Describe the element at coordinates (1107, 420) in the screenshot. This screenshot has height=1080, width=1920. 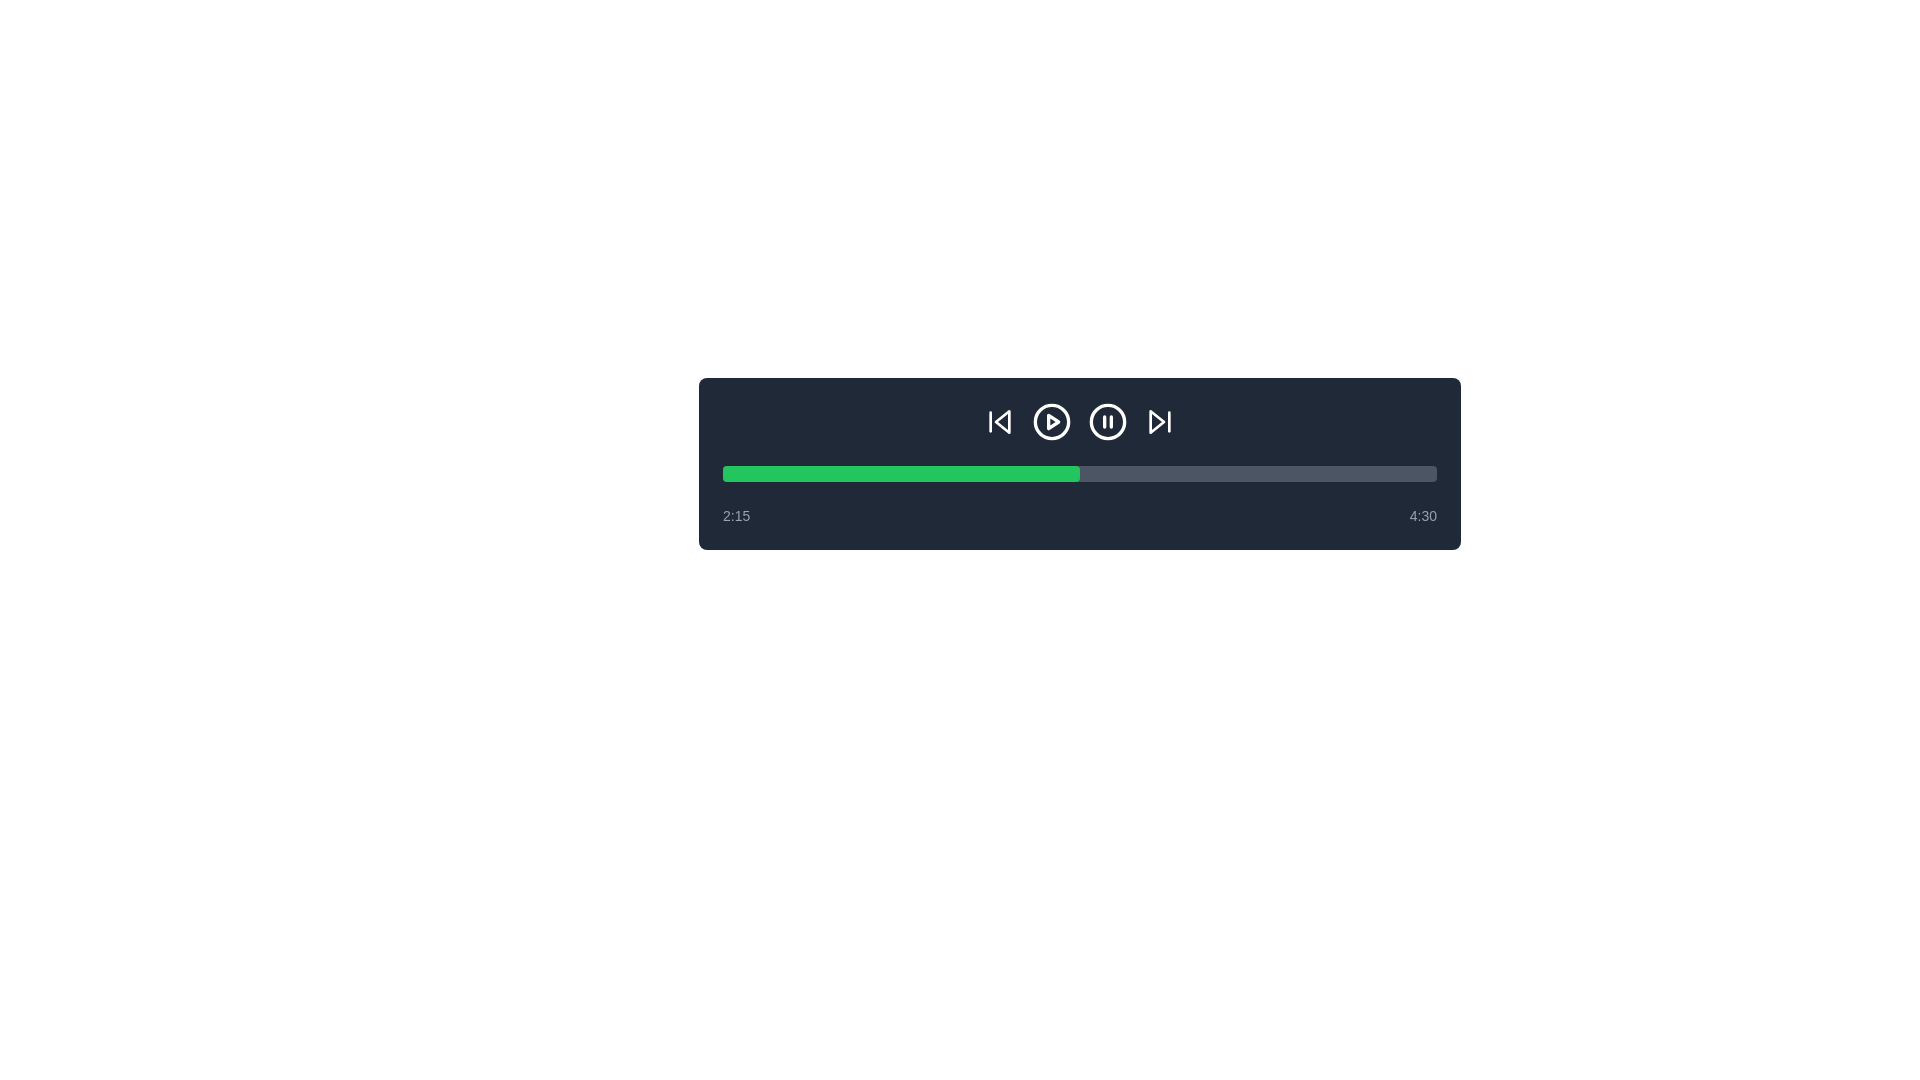
I see `the pause button which is visually emphasized by the circular graphic component forming part of the icon, located at the center of the enclosing circle` at that location.